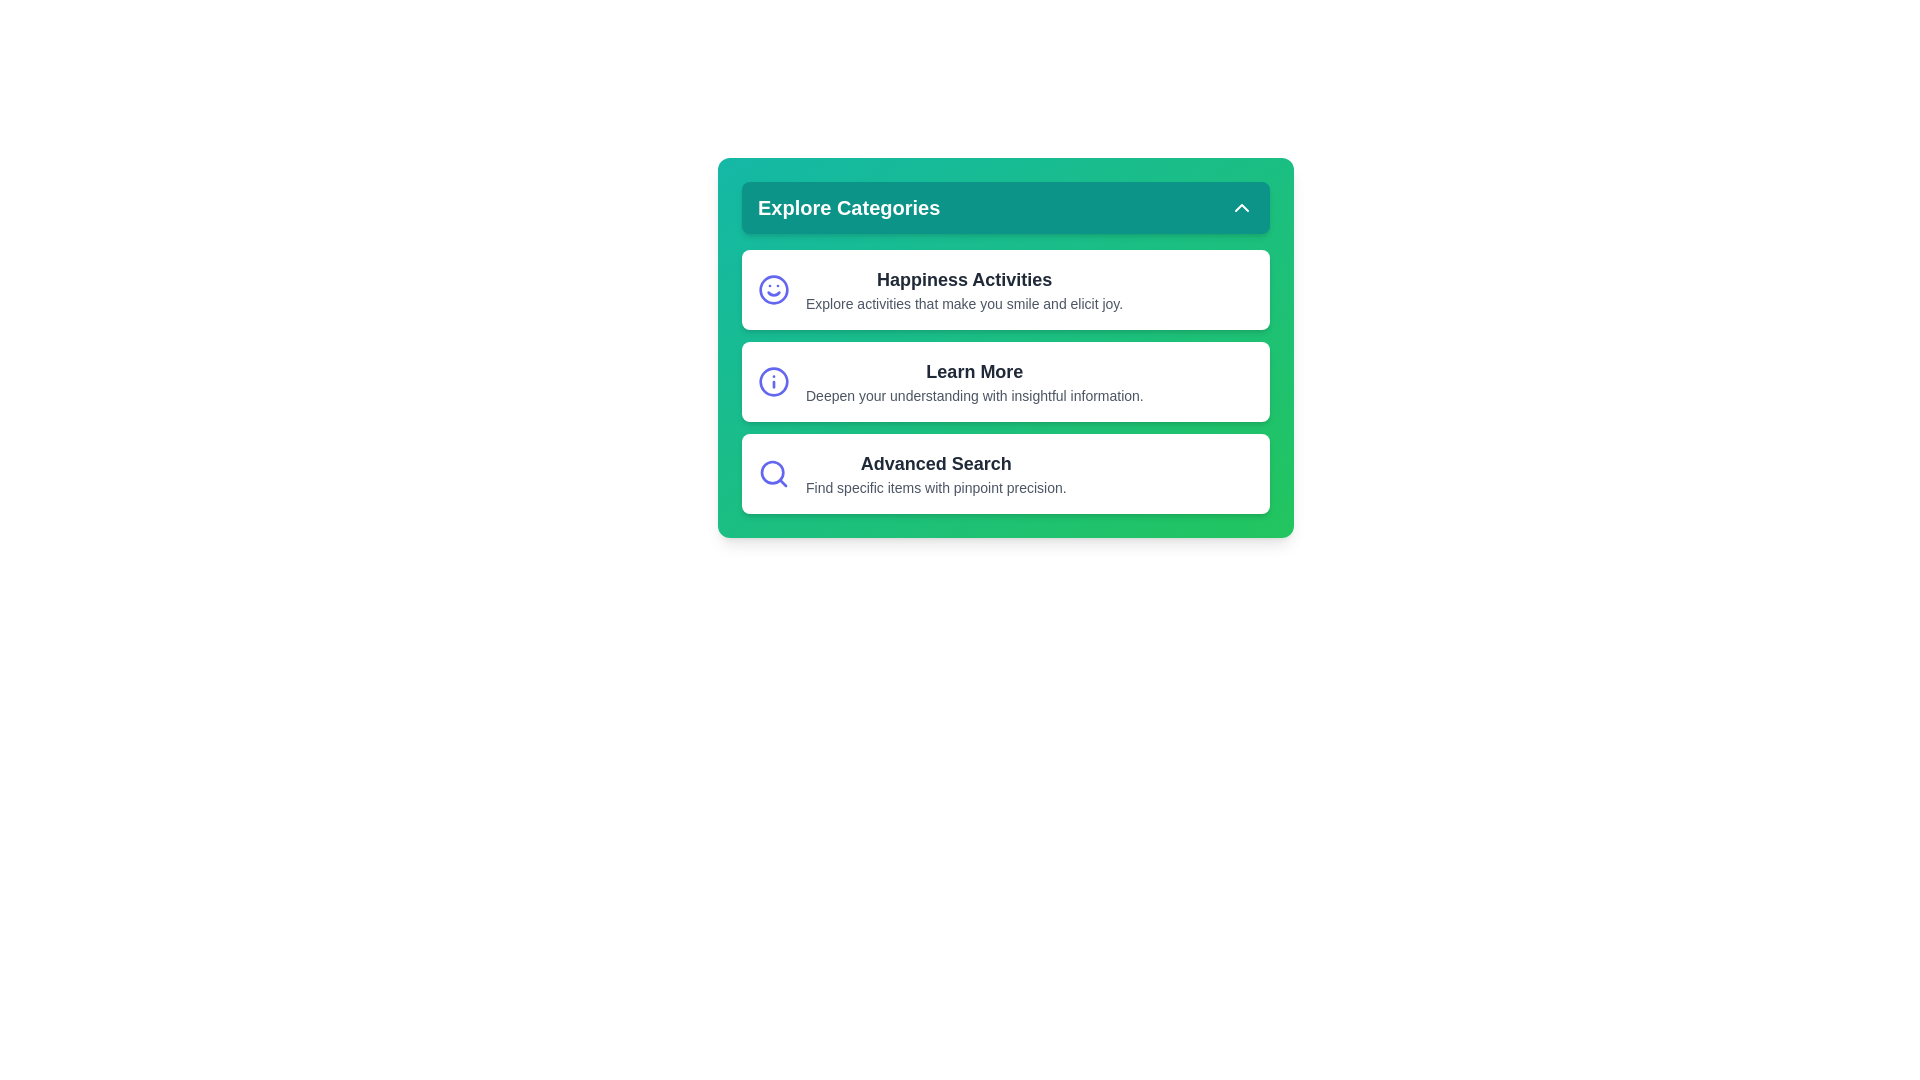 This screenshot has width=1920, height=1080. What do you see at coordinates (1006, 381) in the screenshot?
I see `the category labeled Learn More to interact with it` at bounding box center [1006, 381].